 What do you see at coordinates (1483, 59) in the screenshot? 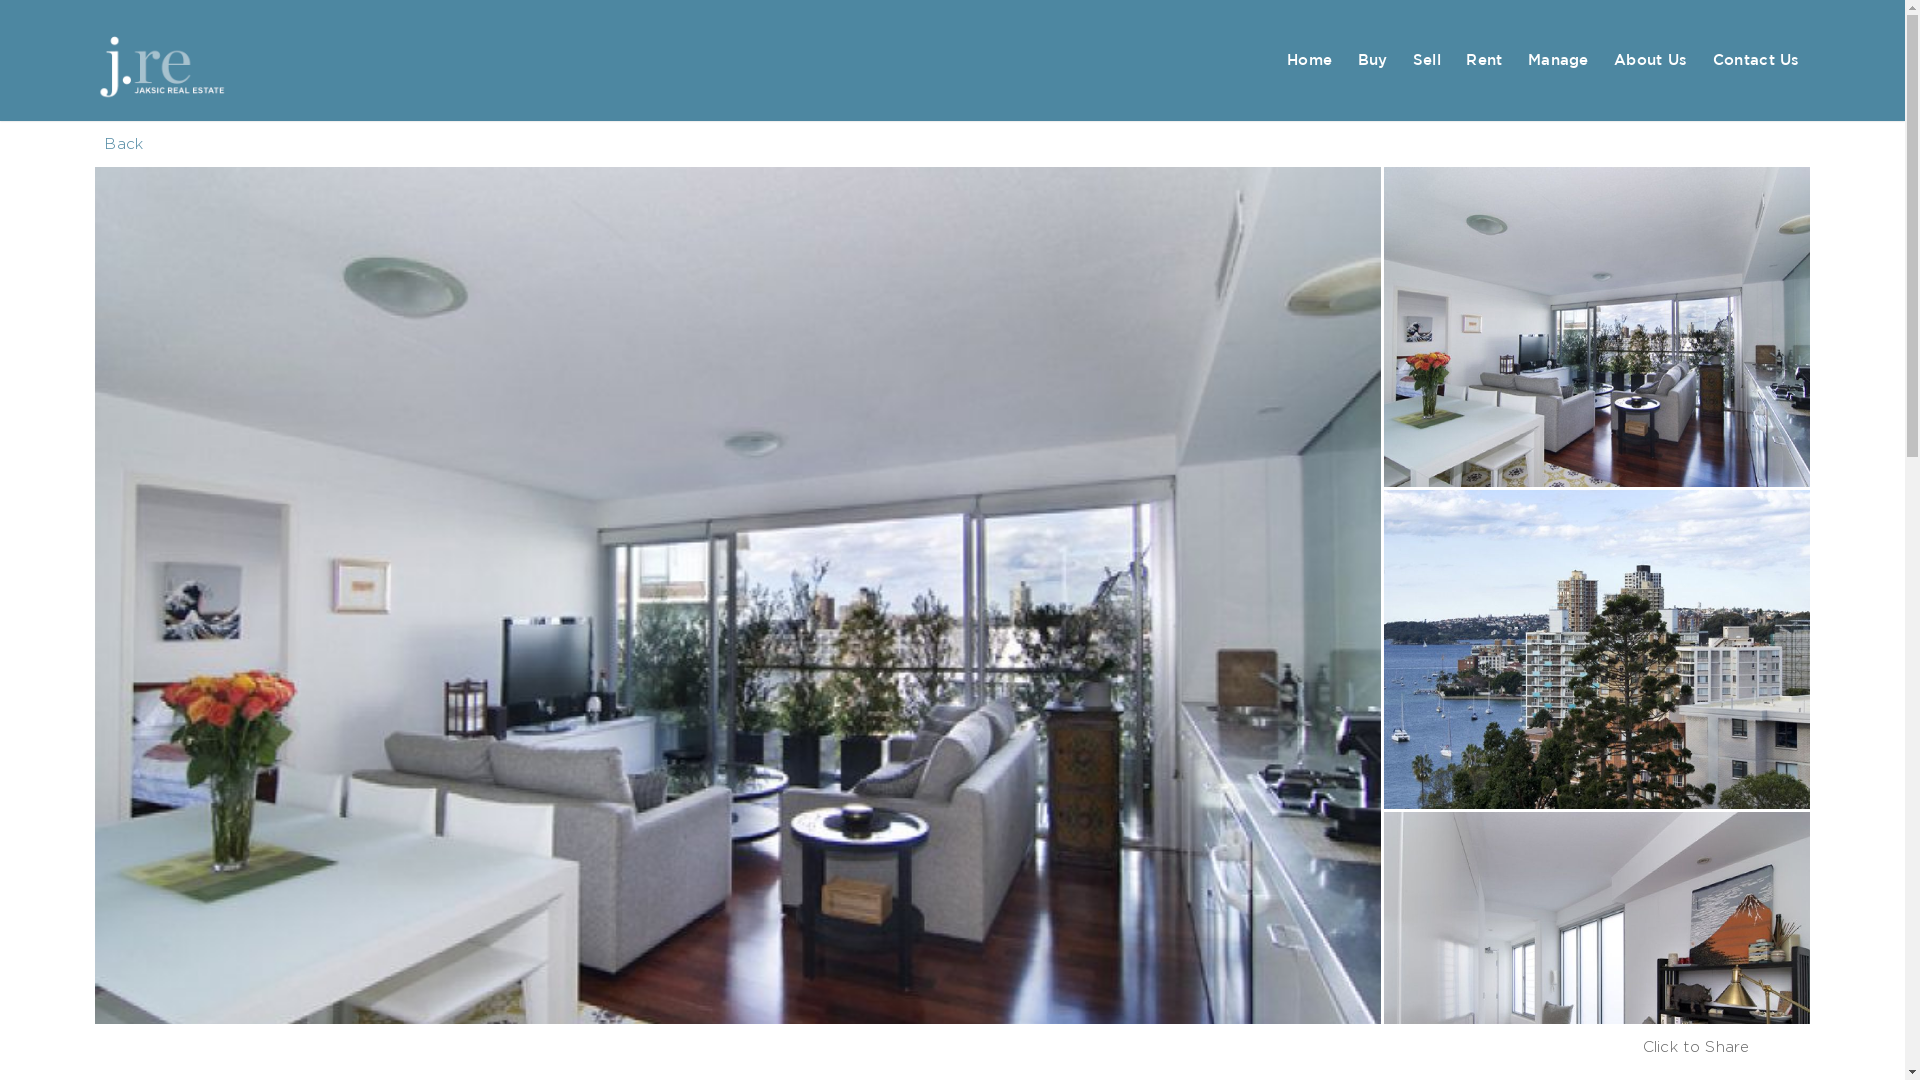
I see `'Rent'` at bounding box center [1483, 59].